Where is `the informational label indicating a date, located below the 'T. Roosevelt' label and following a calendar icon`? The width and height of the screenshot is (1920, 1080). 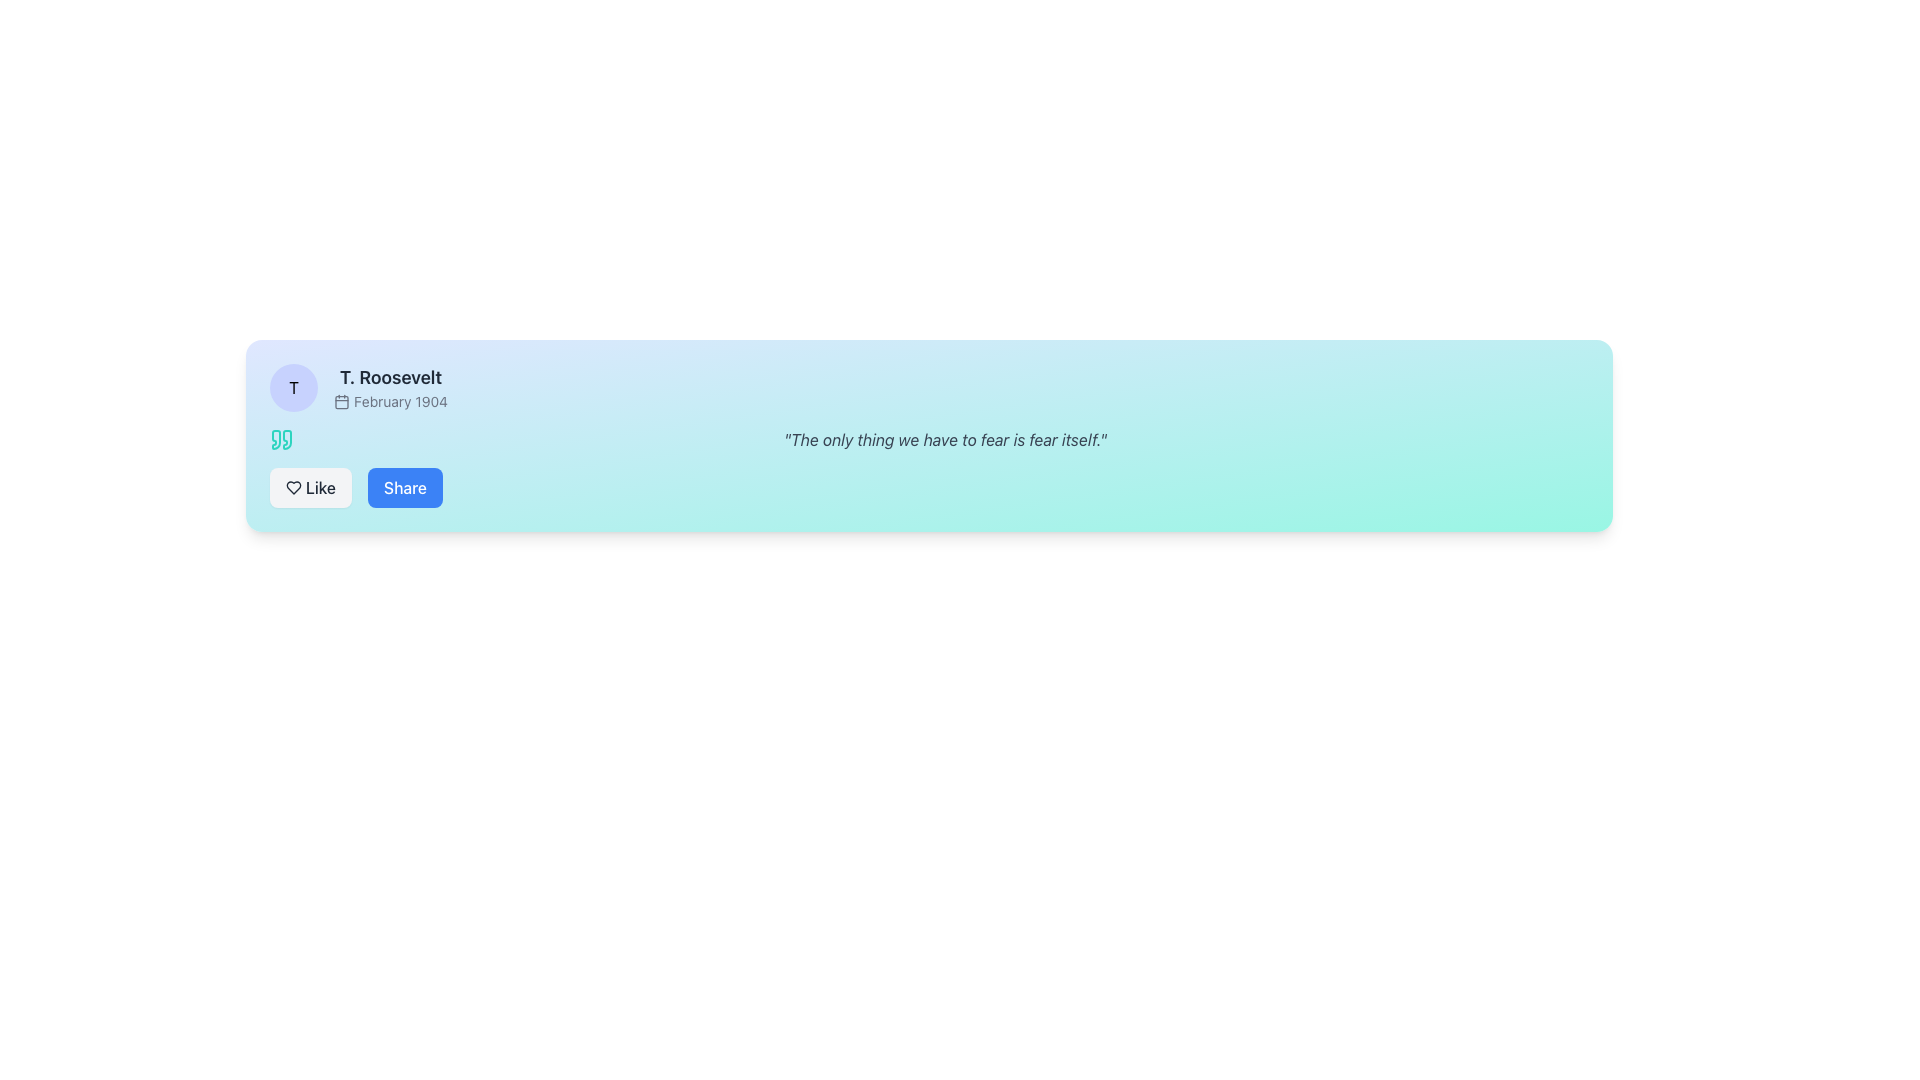
the informational label indicating a date, located below the 'T. Roosevelt' label and following a calendar icon is located at coordinates (391, 401).